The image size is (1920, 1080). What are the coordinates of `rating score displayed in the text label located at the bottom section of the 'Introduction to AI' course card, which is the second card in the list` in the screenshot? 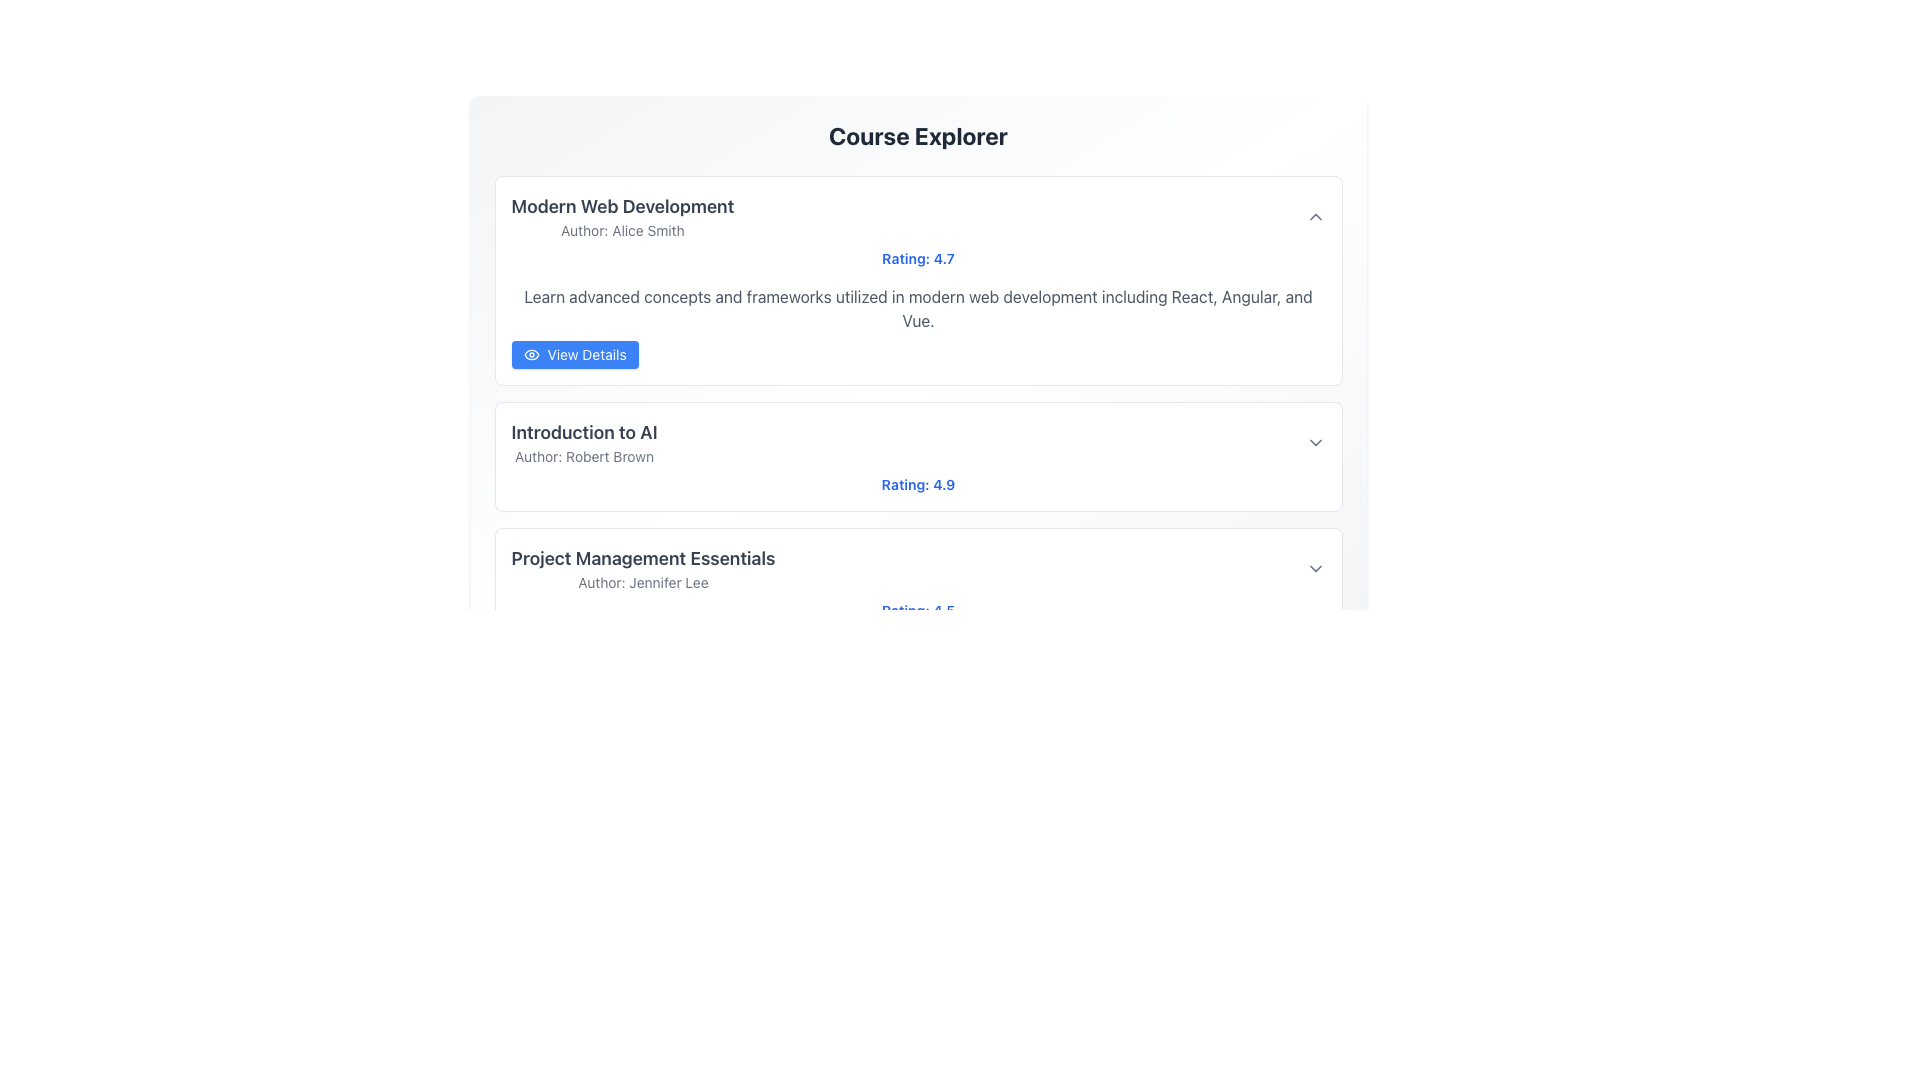 It's located at (917, 485).